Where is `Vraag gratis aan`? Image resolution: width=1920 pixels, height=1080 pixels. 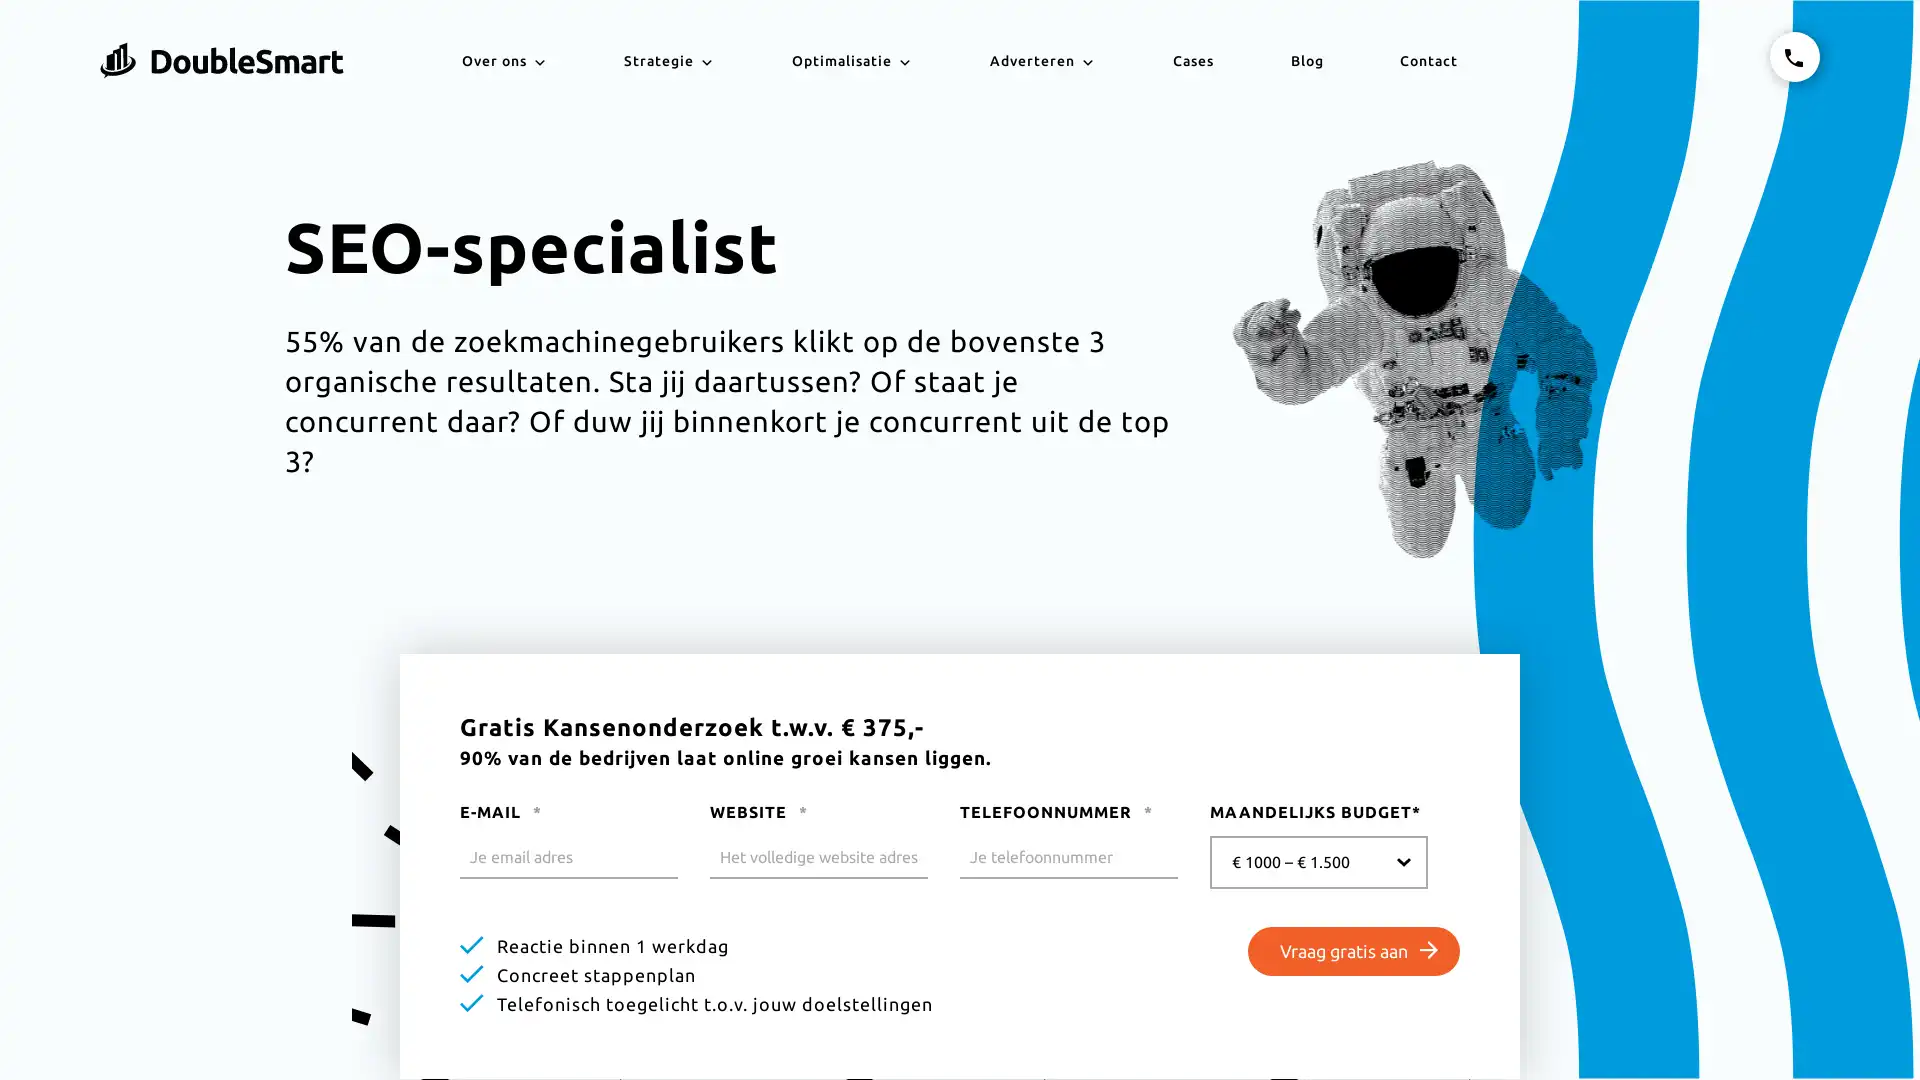
Vraag gratis aan is located at coordinates (1353, 950).